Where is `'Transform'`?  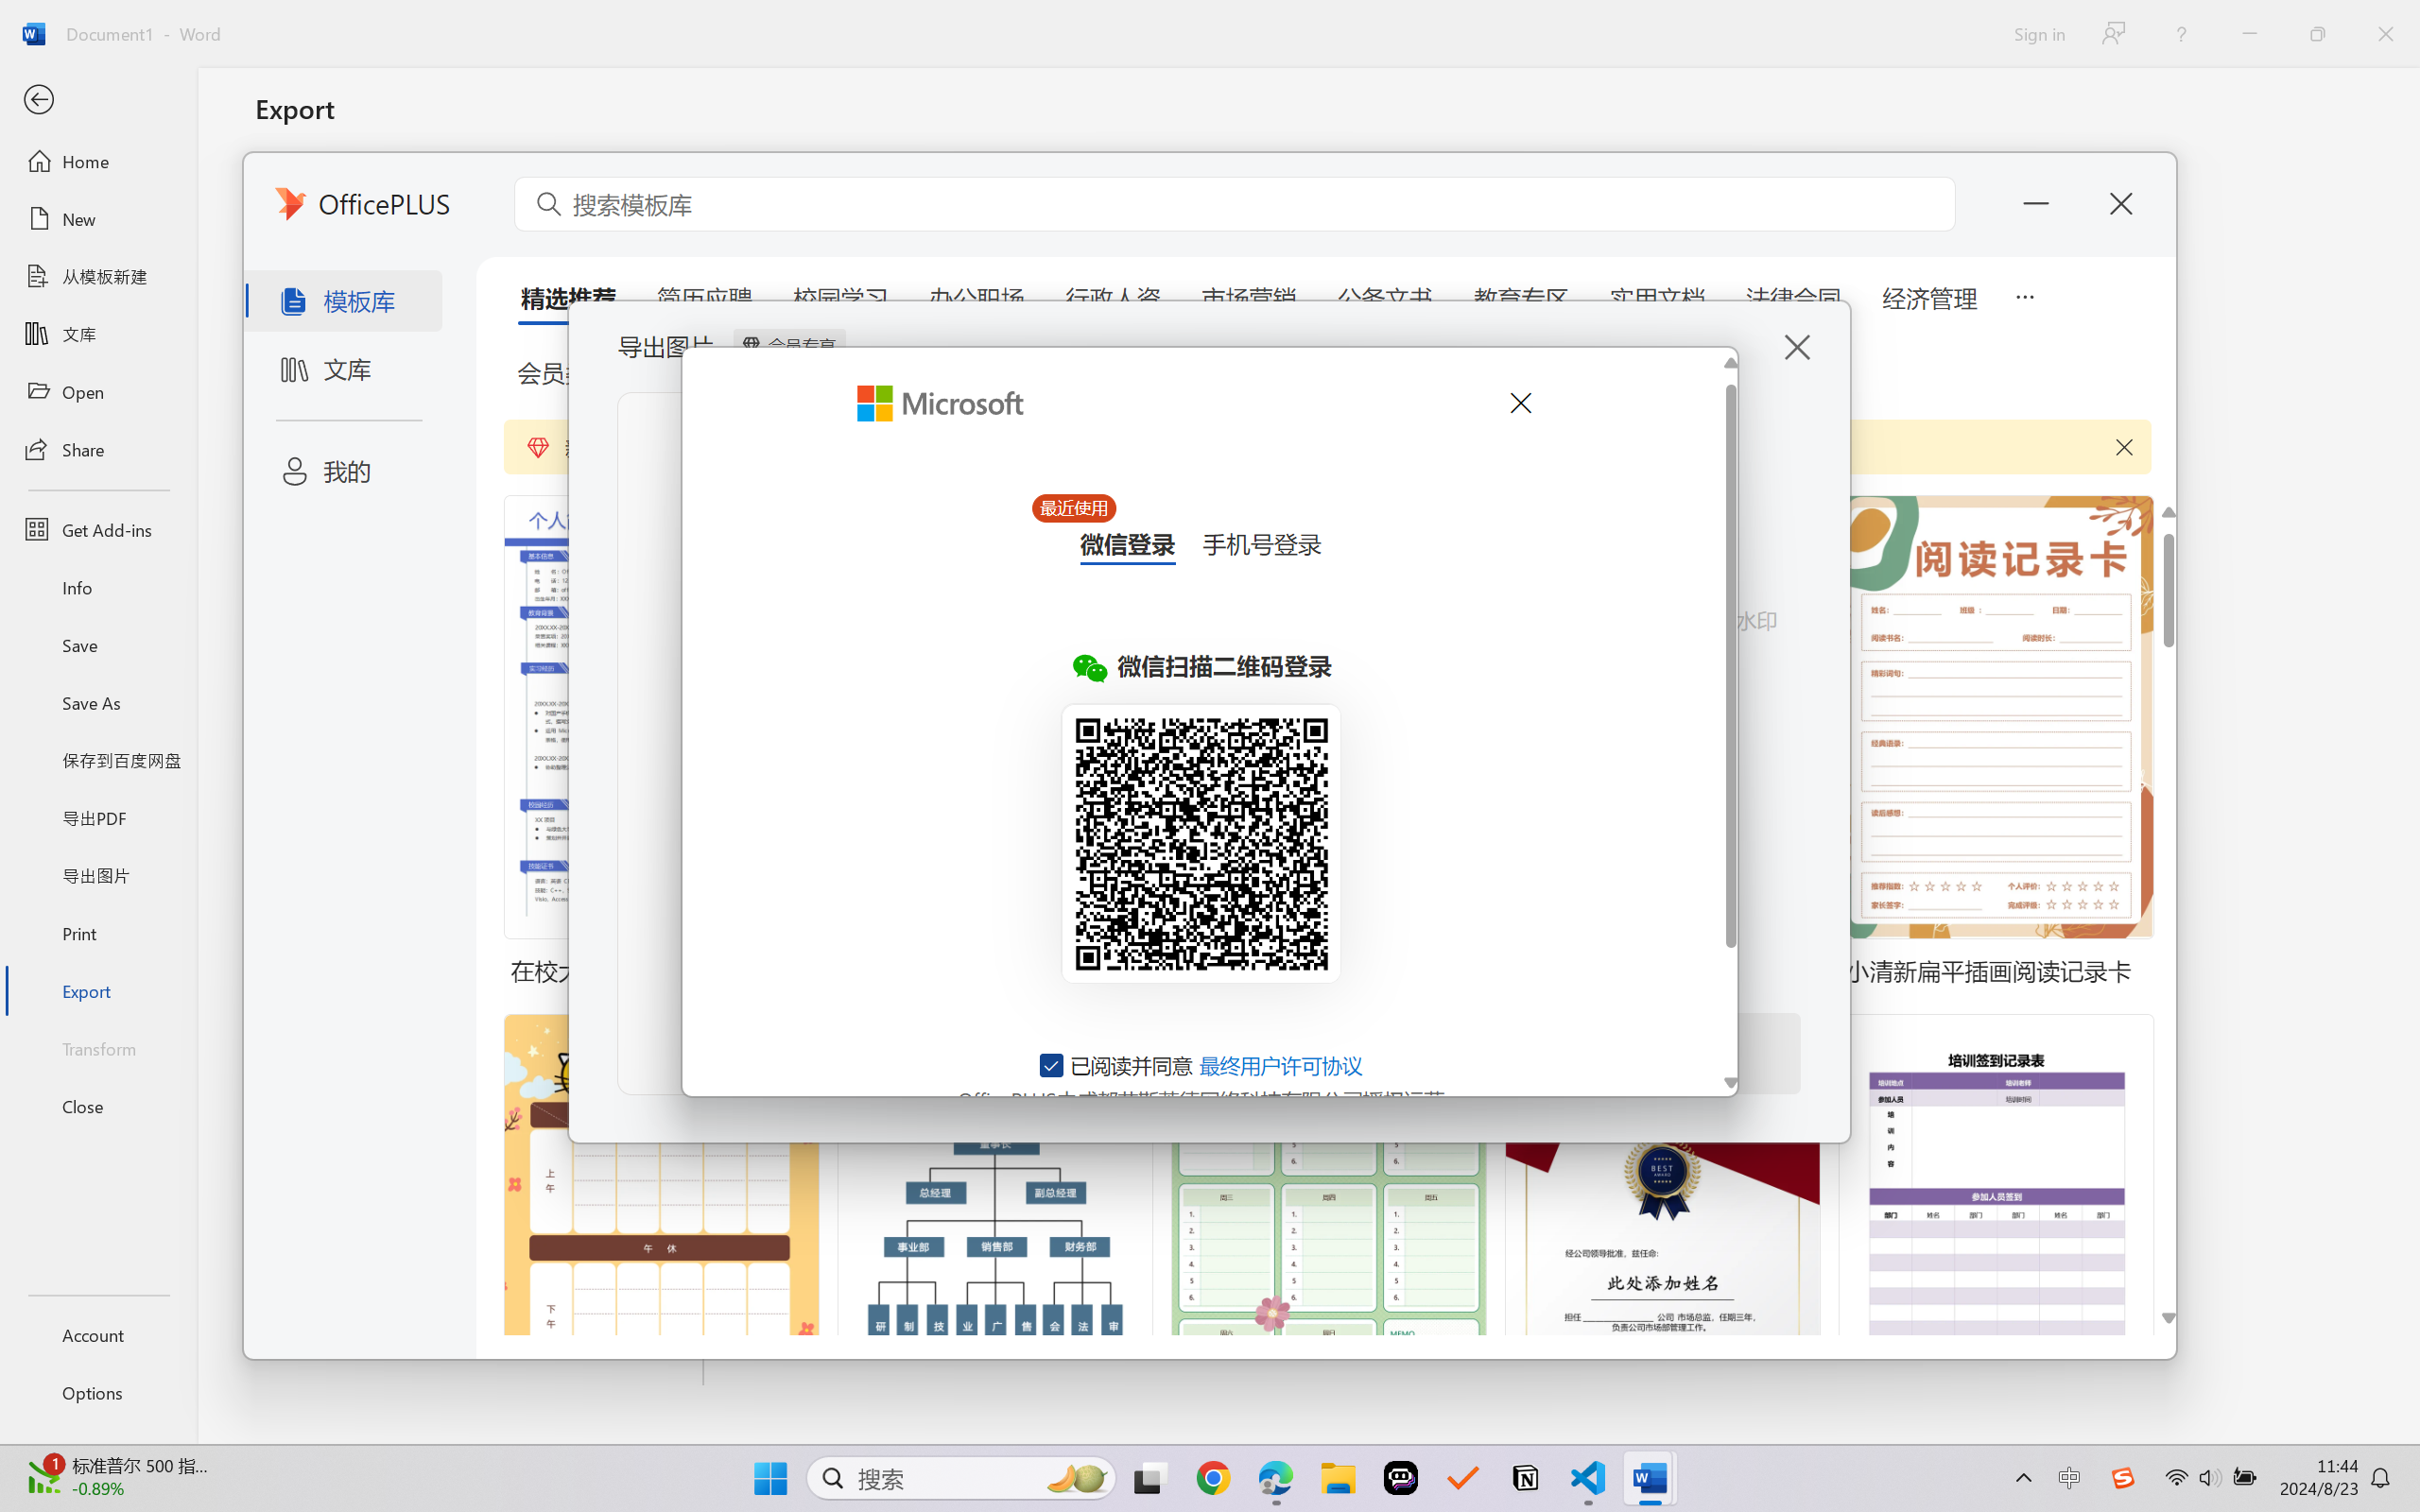 'Transform' is located at coordinates (97, 1046).